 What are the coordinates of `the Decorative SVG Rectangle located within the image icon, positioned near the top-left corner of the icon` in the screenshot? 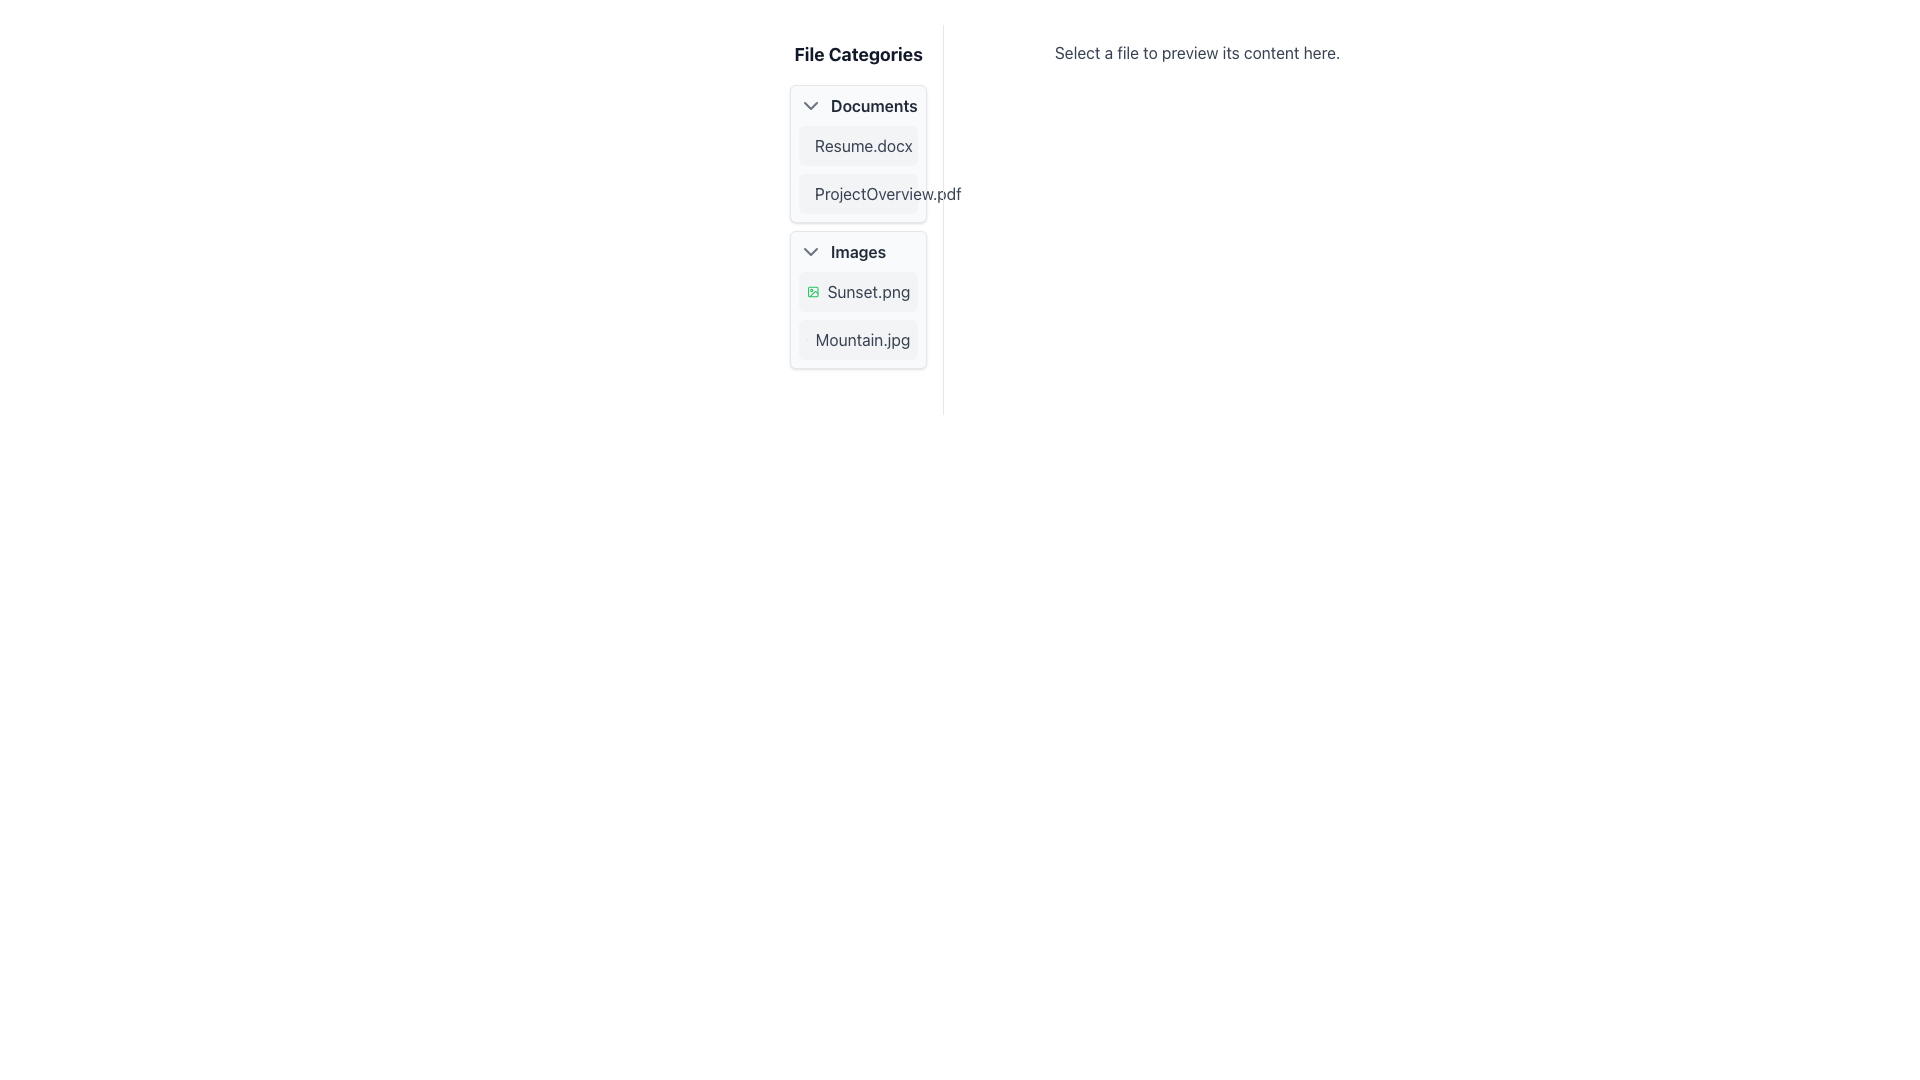 It's located at (813, 292).